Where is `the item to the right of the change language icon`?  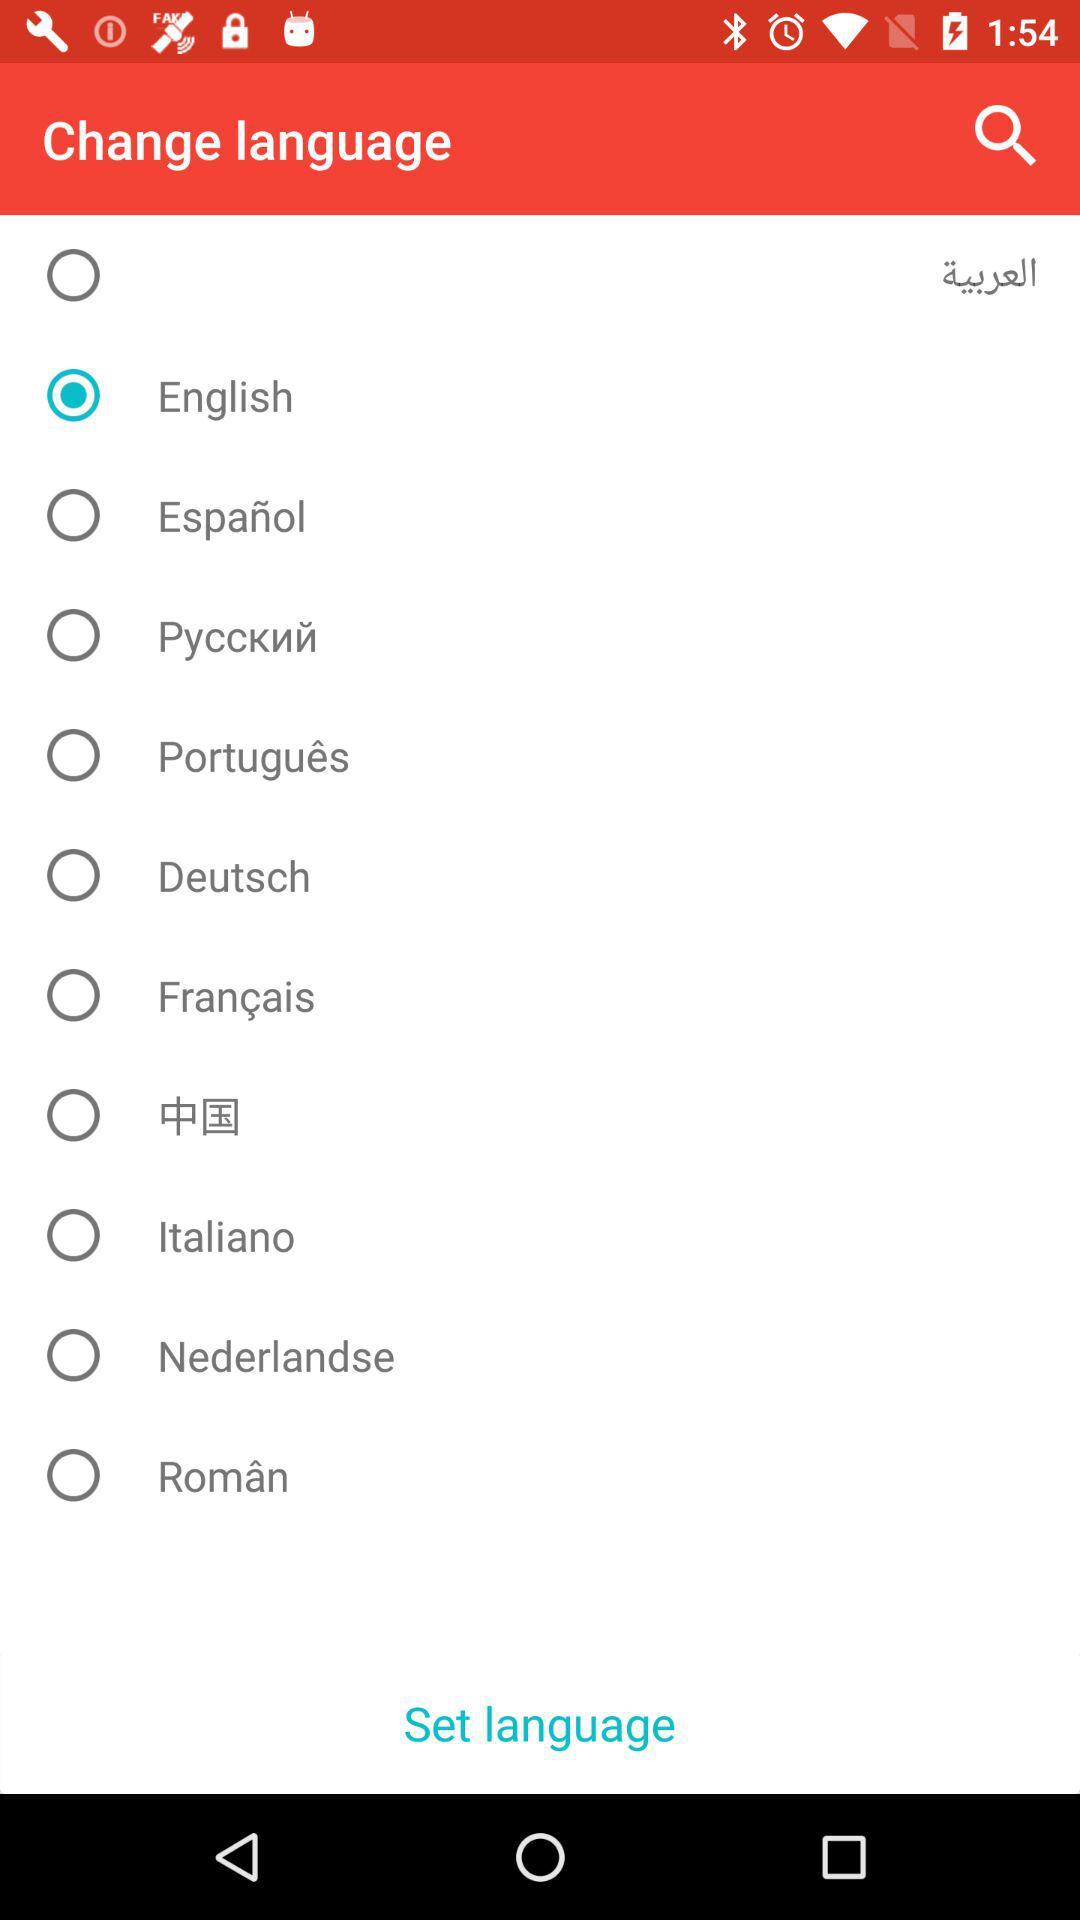
the item to the right of the change language icon is located at coordinates (1006, 135).